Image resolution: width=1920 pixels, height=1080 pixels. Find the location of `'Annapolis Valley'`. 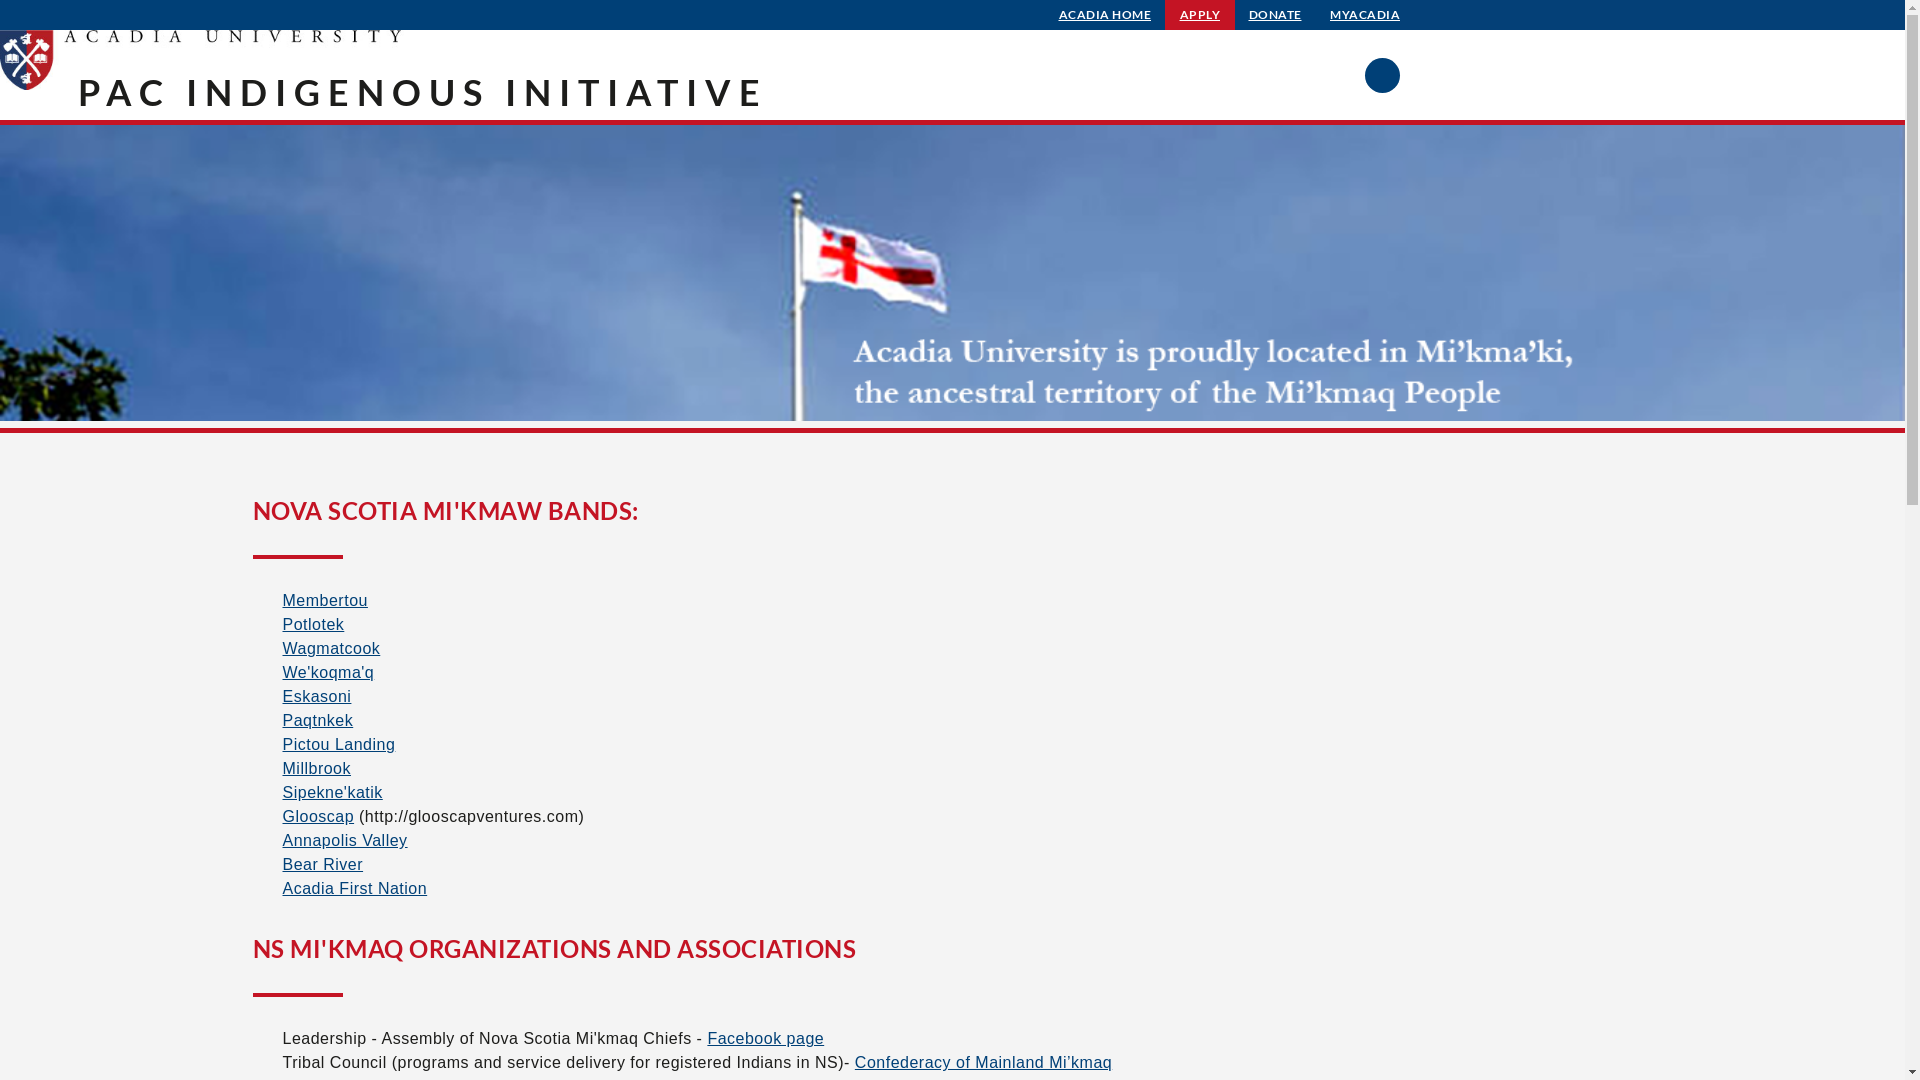

'Annapolis Valley' is located at coordinates (344, 840).